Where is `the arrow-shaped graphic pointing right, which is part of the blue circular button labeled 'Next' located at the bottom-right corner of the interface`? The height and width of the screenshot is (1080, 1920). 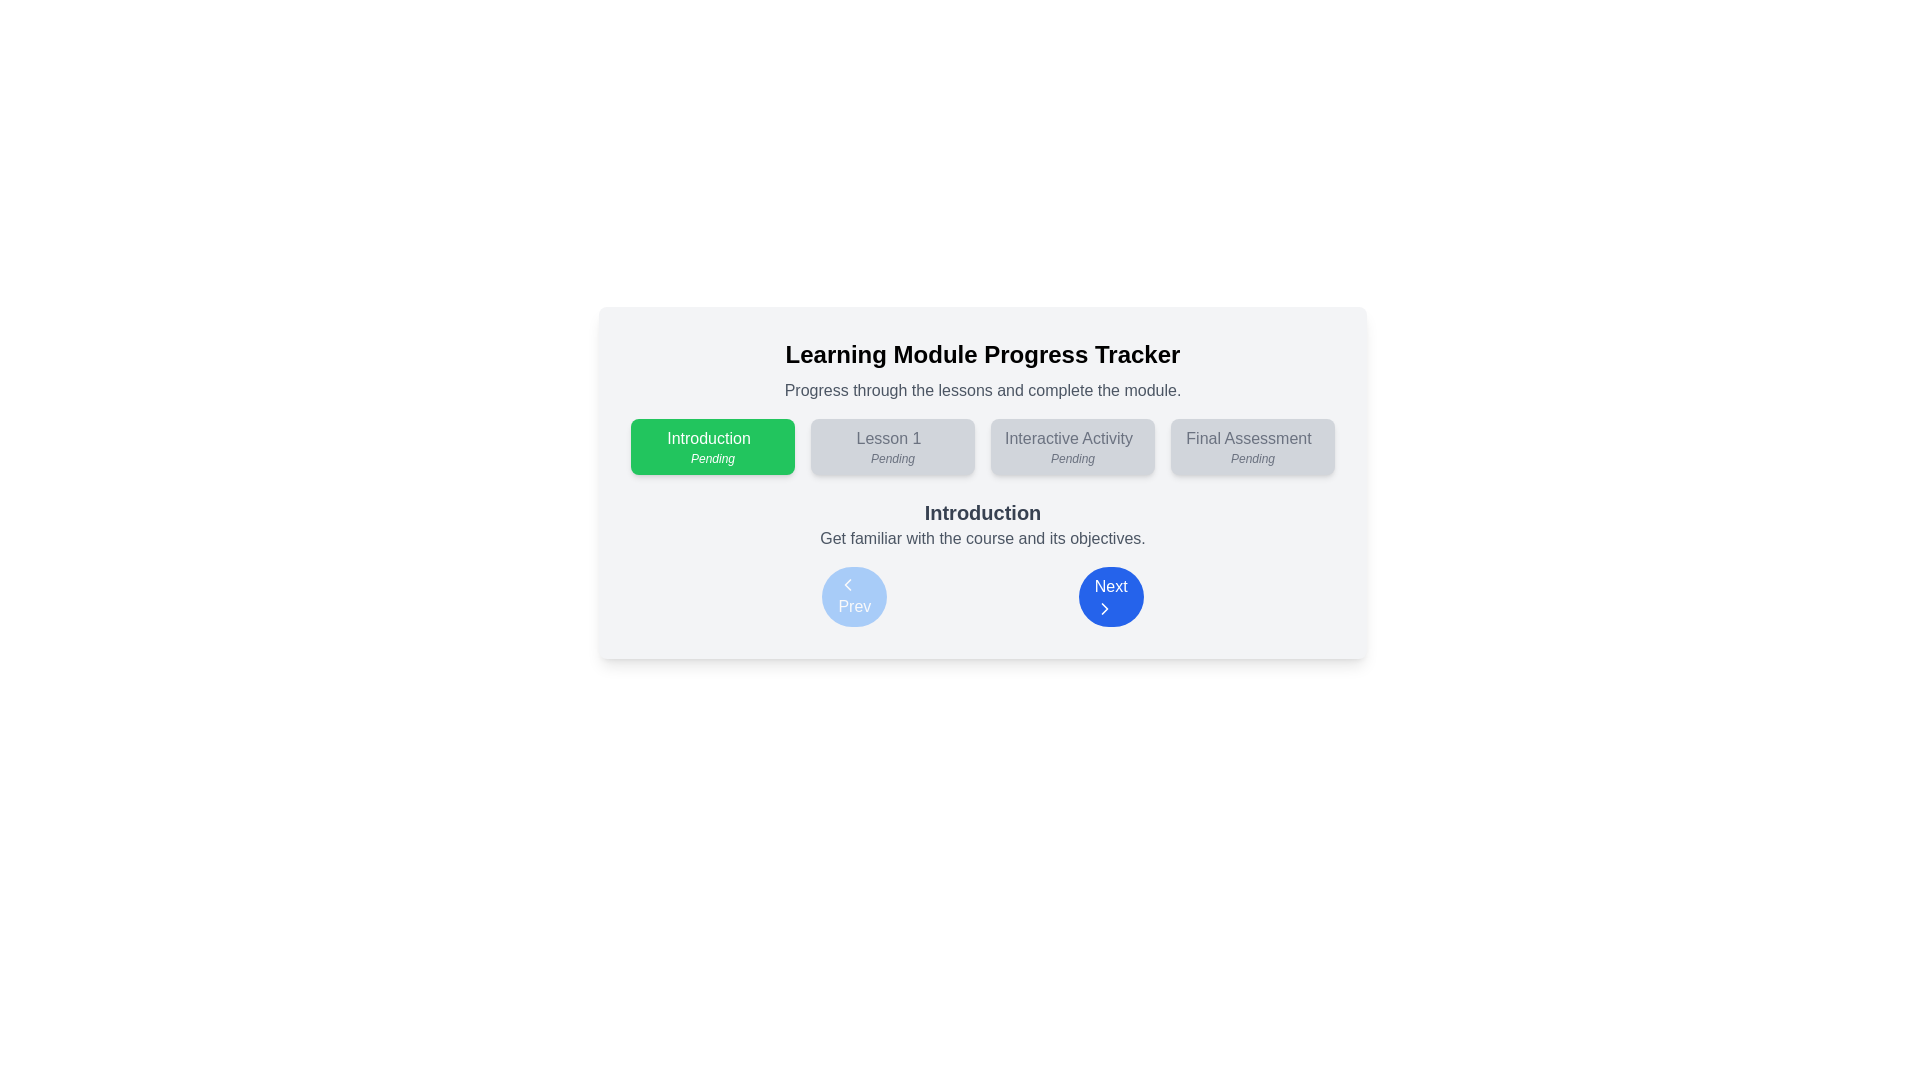 the arrow-shaped graphic pointing right, which is part of the blue circular button labeled 'Next' located at the bottom-right corner of the interface is located at coordinates (1103, 608).